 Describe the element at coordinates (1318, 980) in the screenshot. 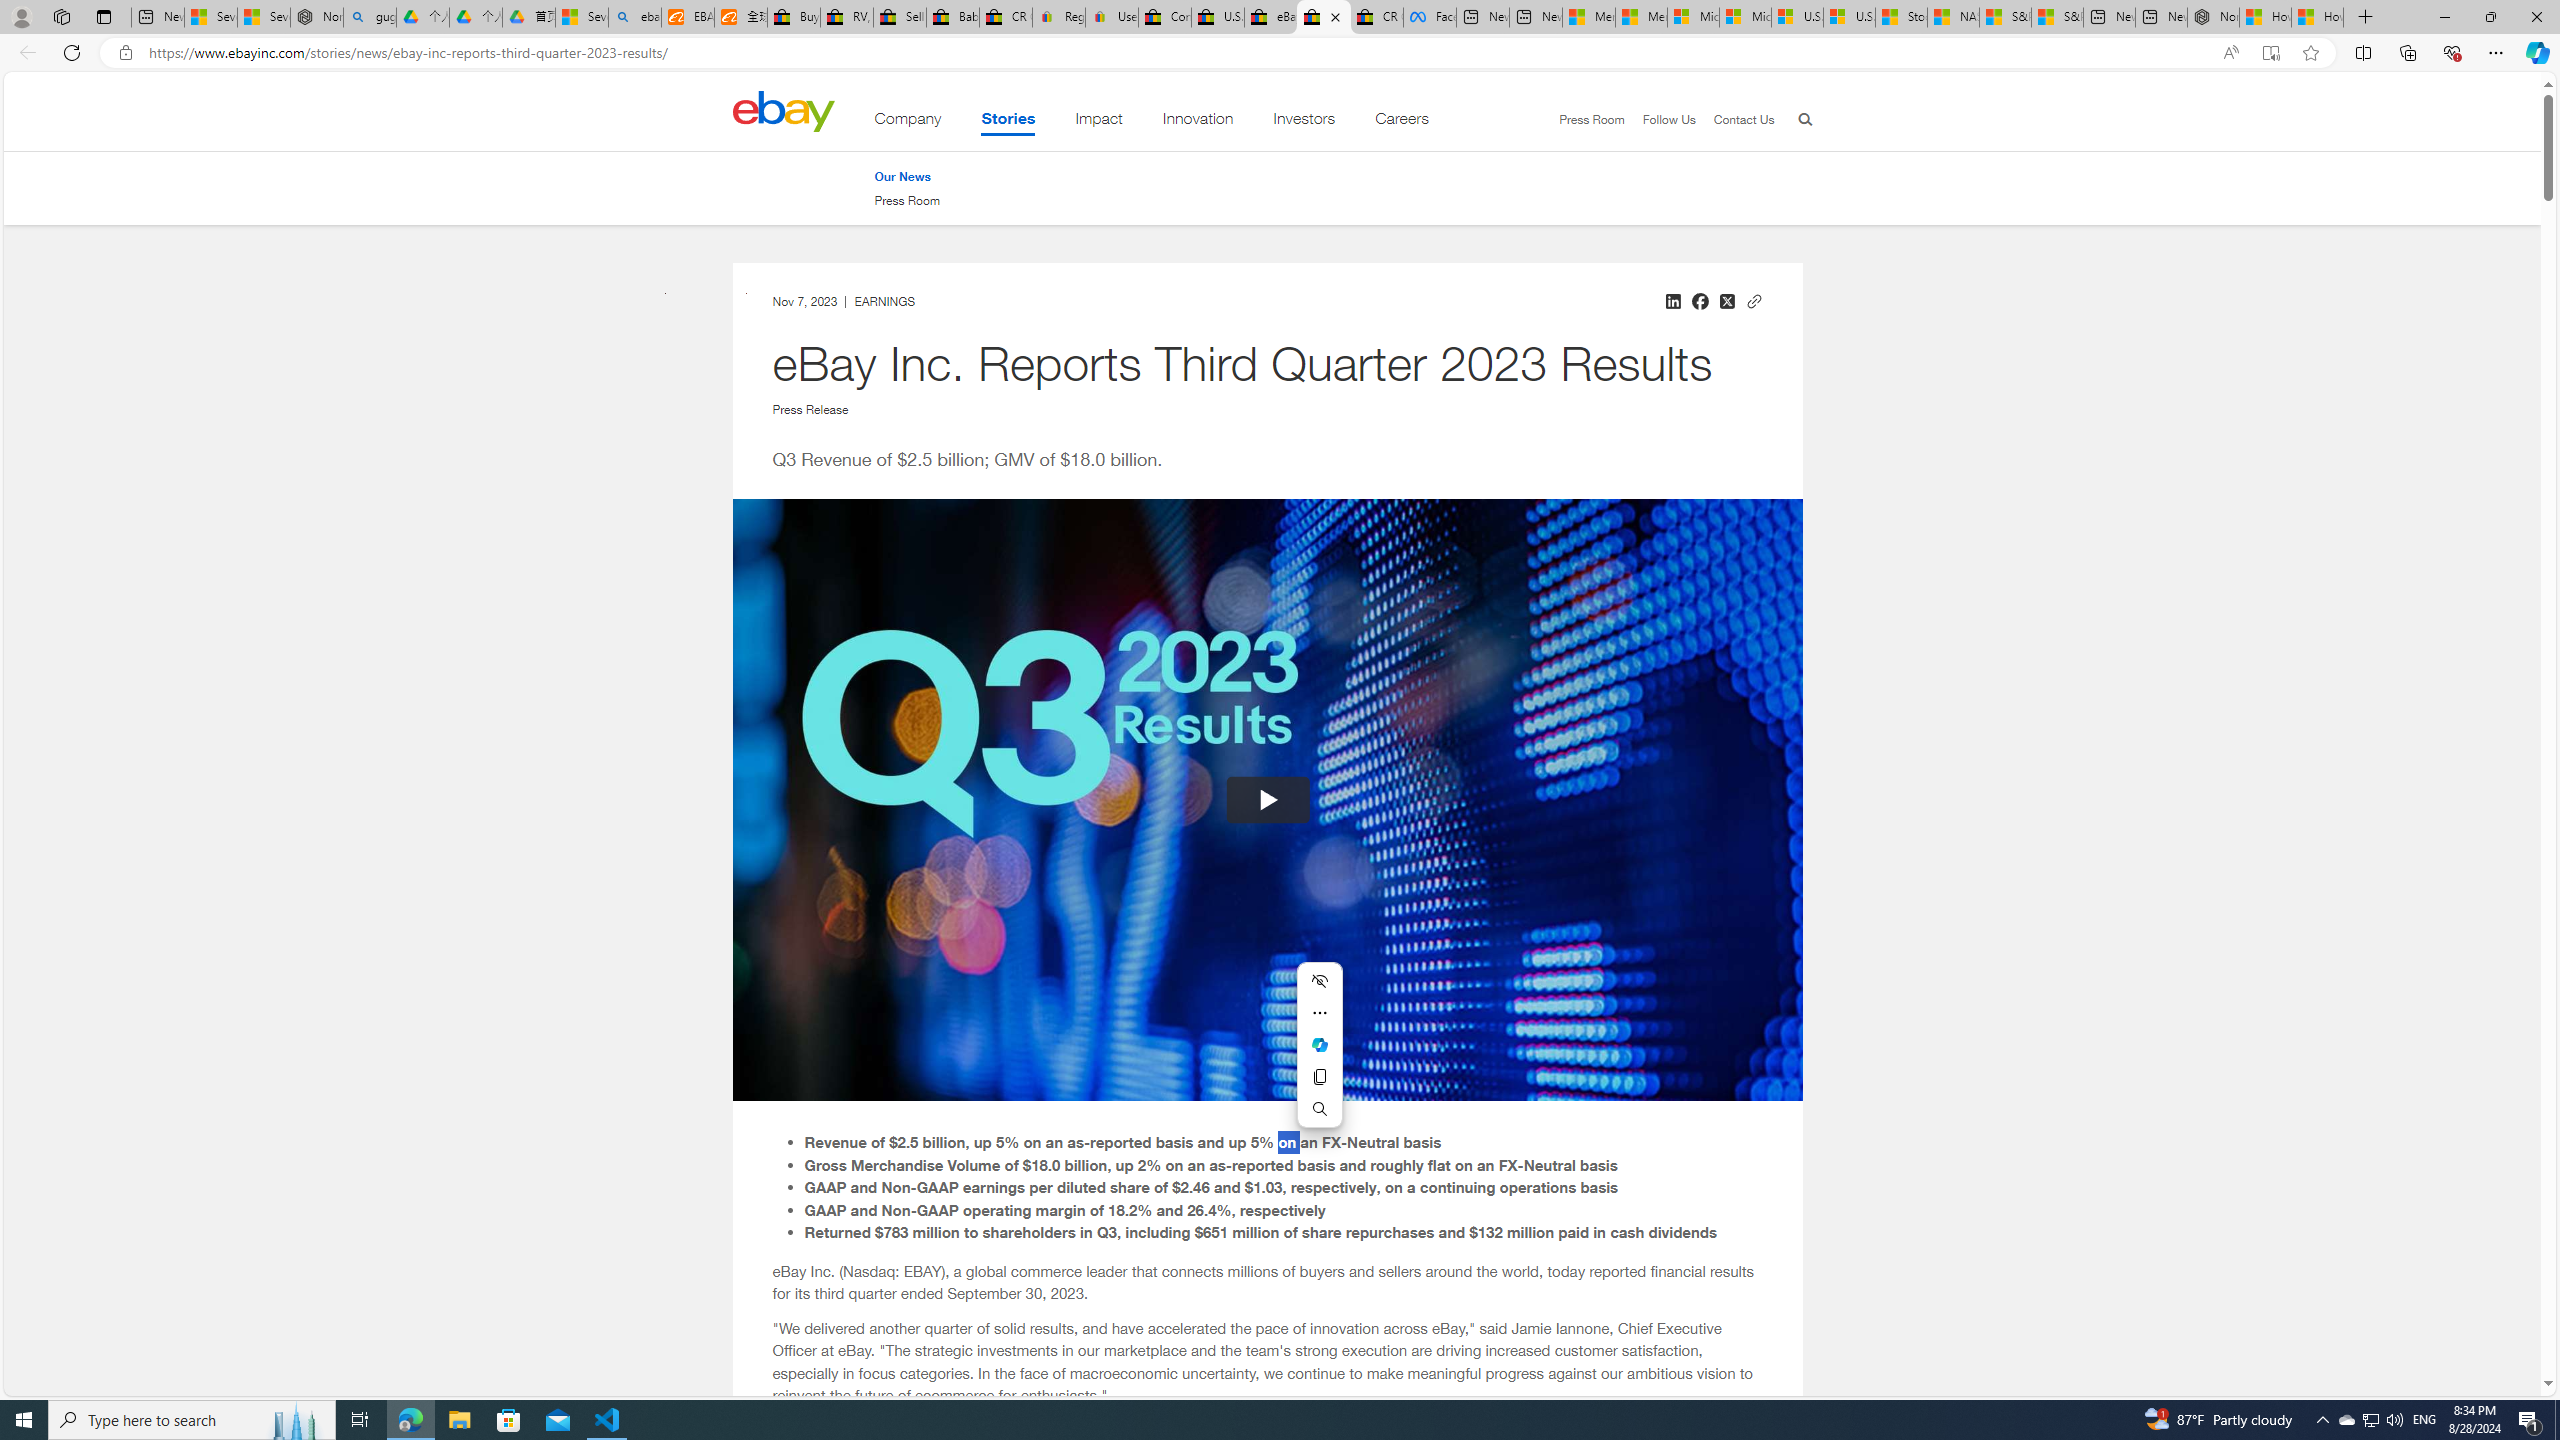

I see `'Hide menu'` at that location.